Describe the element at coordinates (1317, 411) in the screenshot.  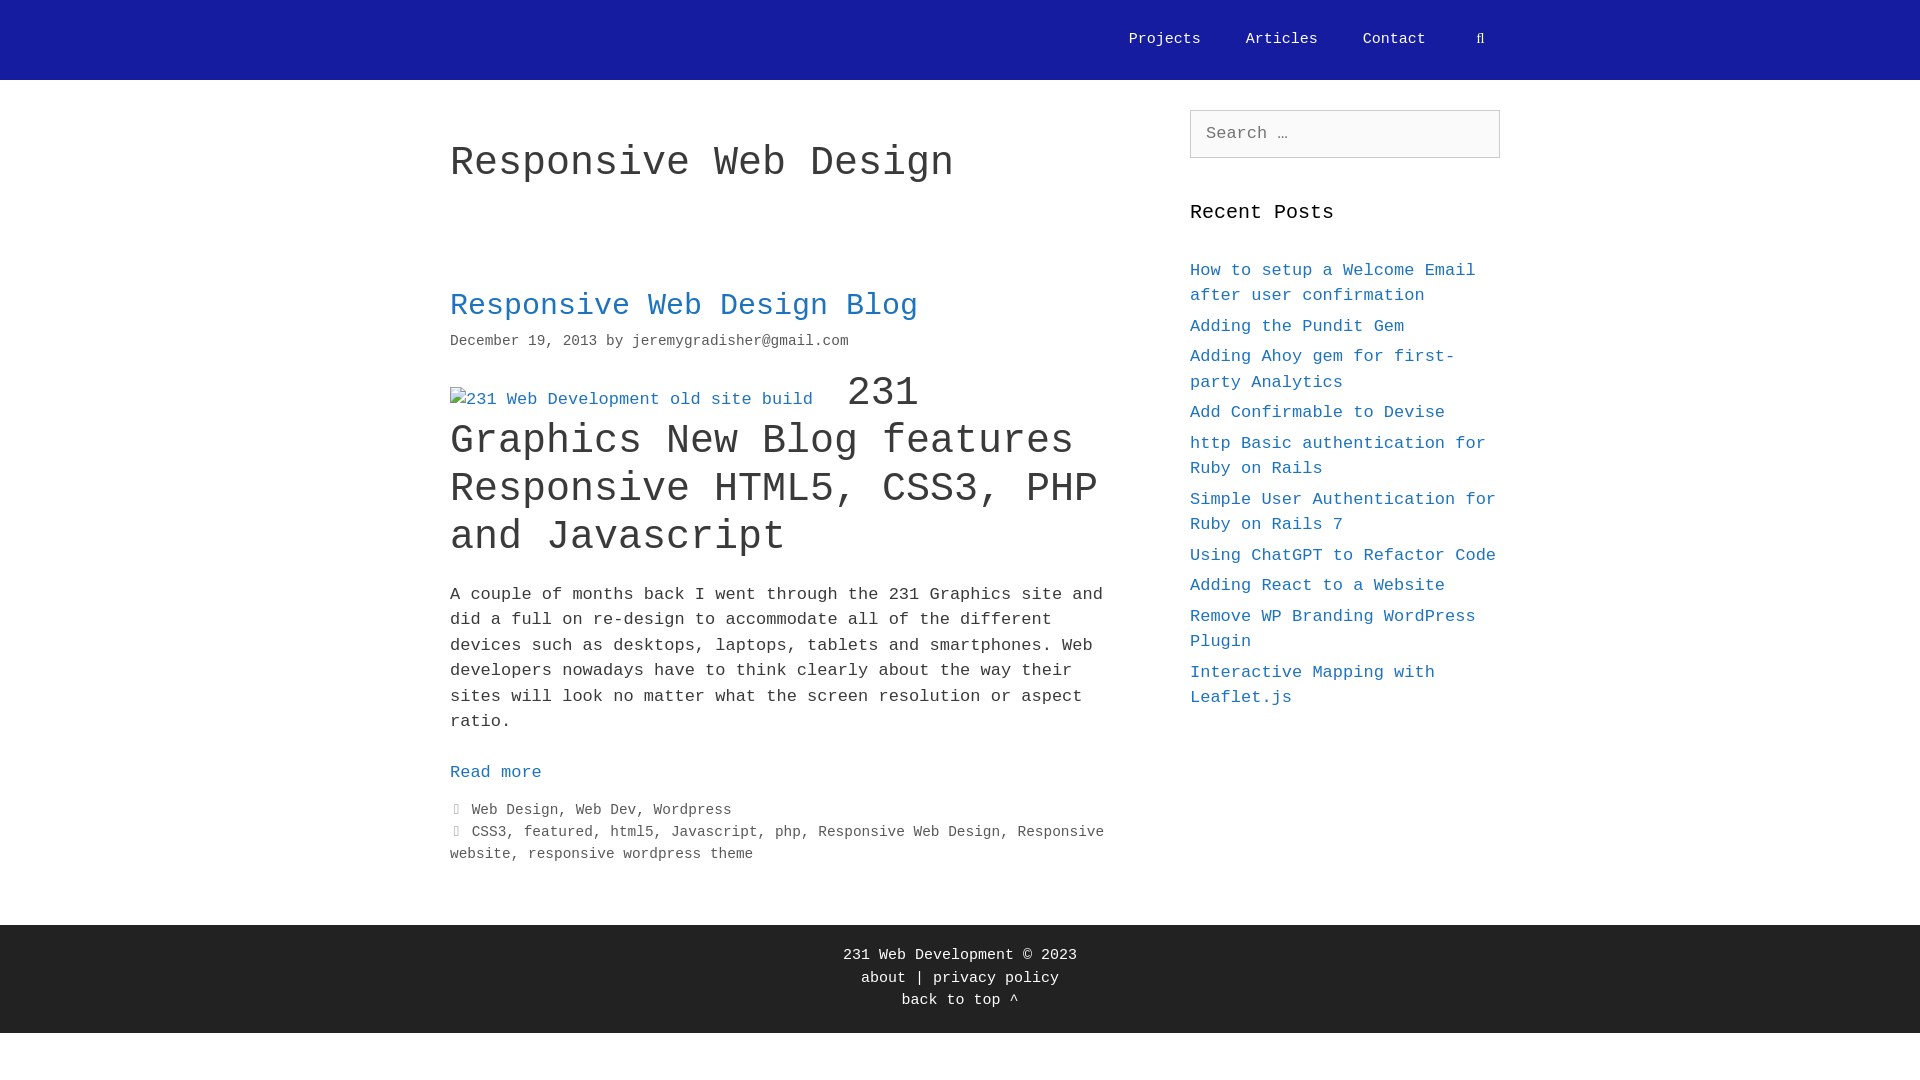
I see `'Add Confirmable to Devise'` at that location.